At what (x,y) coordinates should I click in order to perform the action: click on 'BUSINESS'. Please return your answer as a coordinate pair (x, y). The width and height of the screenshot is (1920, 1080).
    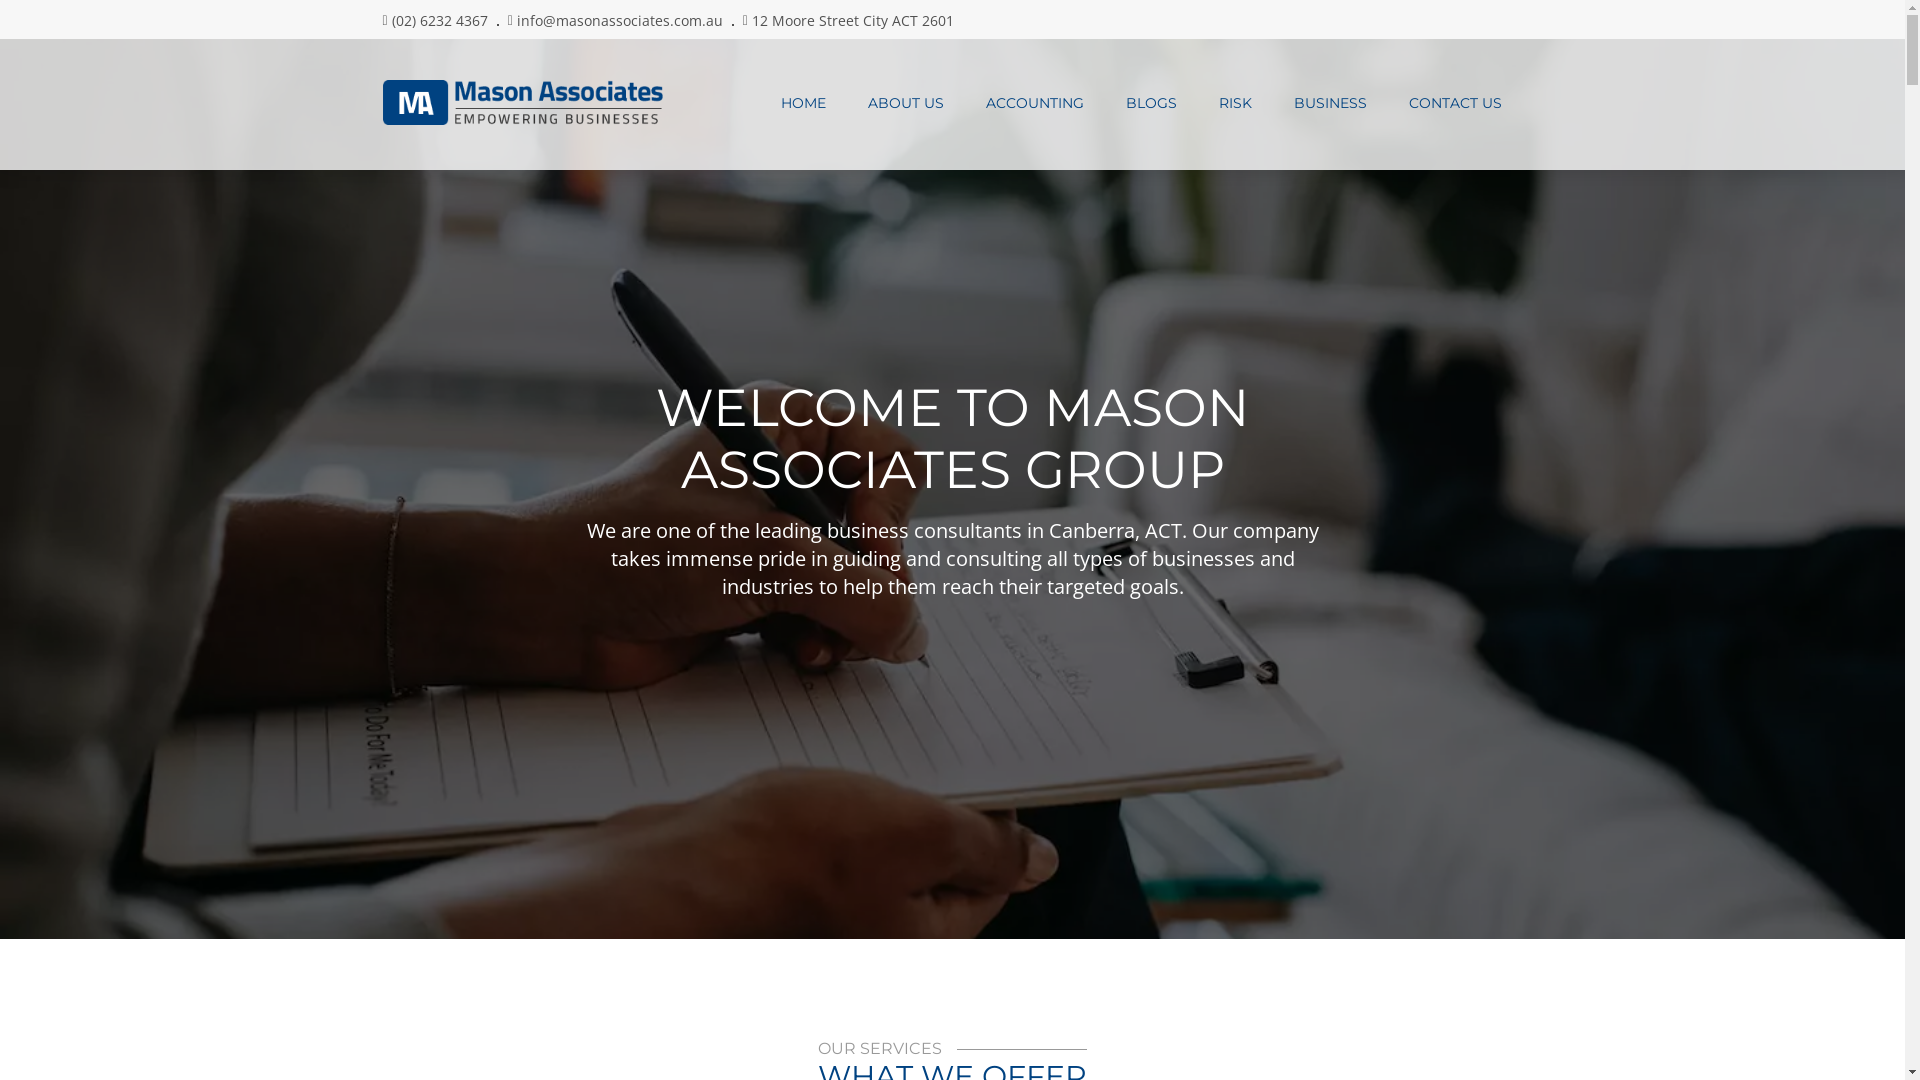
    Looking at the image, I should click on (1329, 103).